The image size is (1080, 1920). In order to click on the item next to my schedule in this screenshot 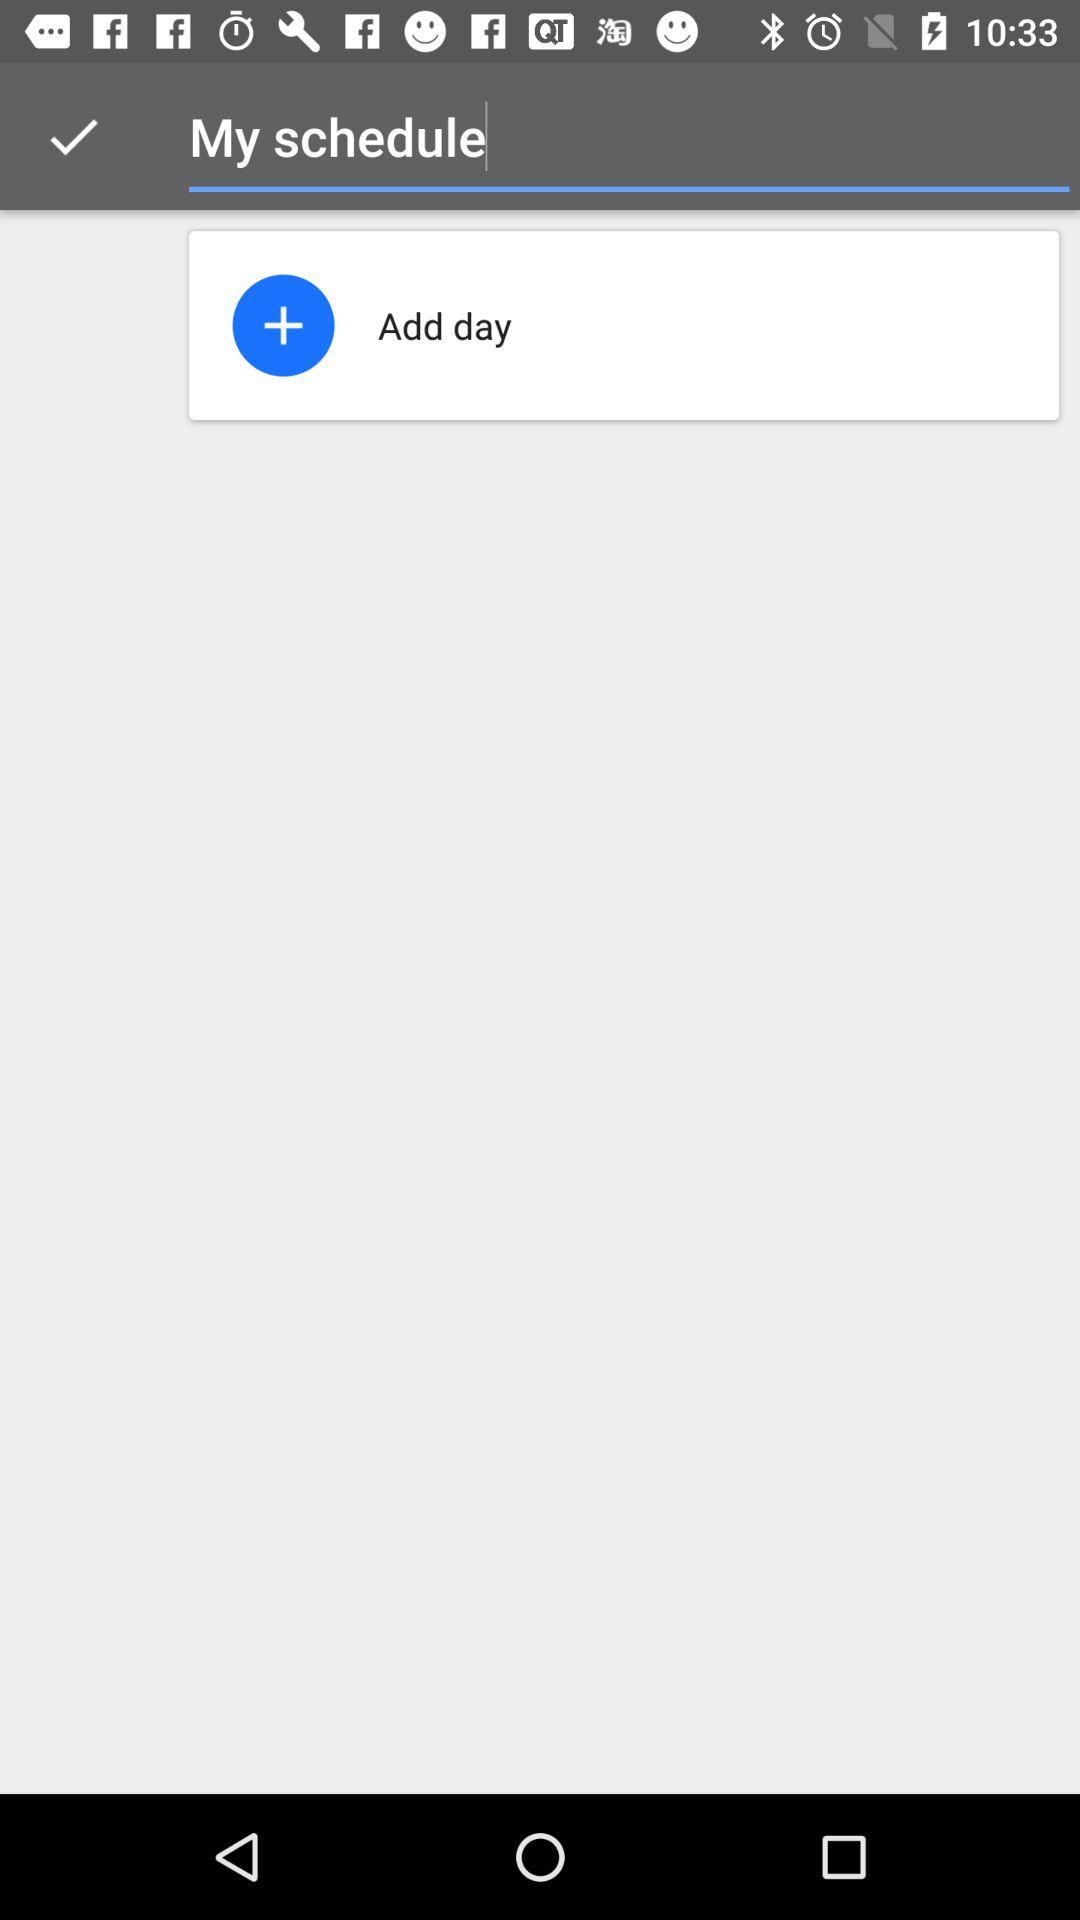, I will do `click(72, 135)`.